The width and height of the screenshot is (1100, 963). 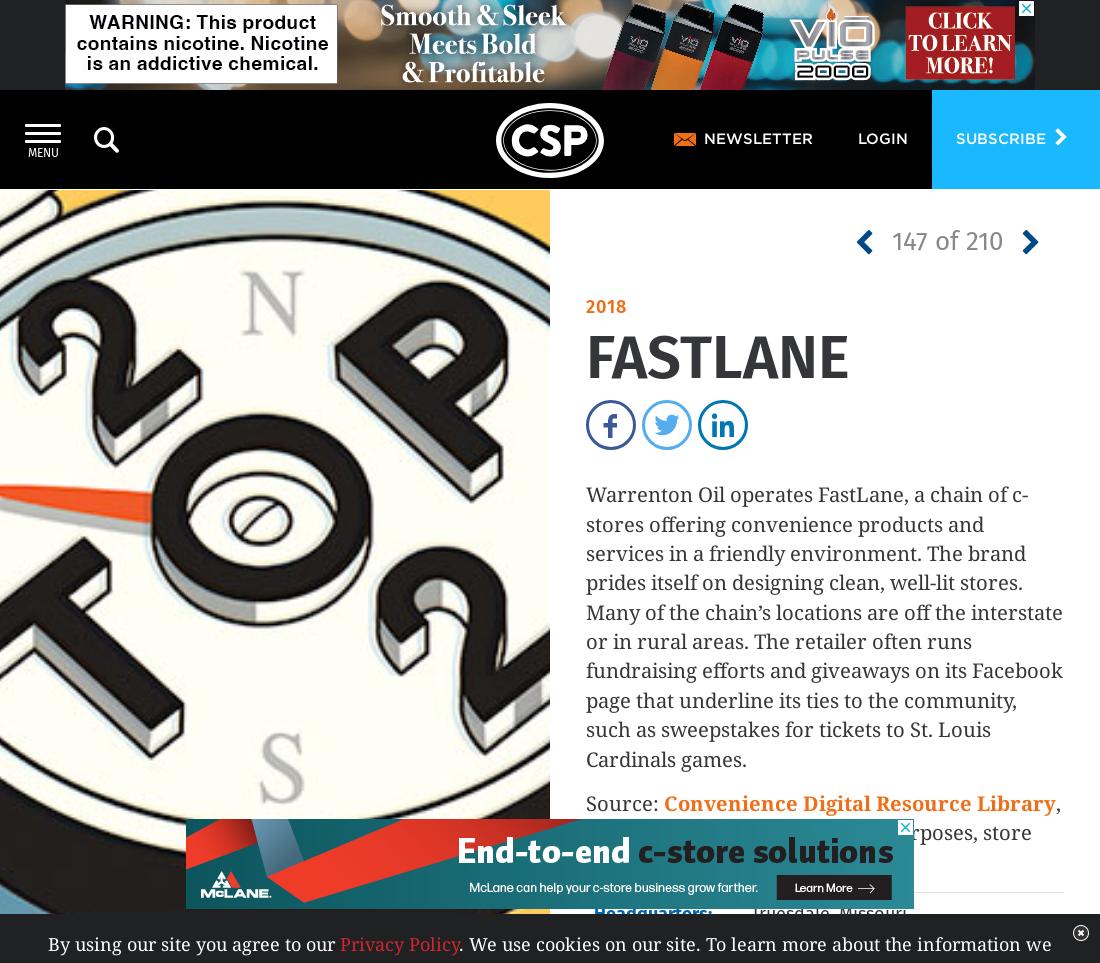 I want to click on 'Warrenton Oil operates FastLane, a chain of c-stores offering convenience products and services in a friendly environment. The brand prides itself on designing clean, well-lit stores. Many of the chain’s locations are off the interstate or in rural areas. The retailer often runs fundraising efforts and giveaways on its Facebook page that underline its ties to the community, such as sweepstakes for tickets to St. Louis Cardinals games.', so click(x=584, y=625).